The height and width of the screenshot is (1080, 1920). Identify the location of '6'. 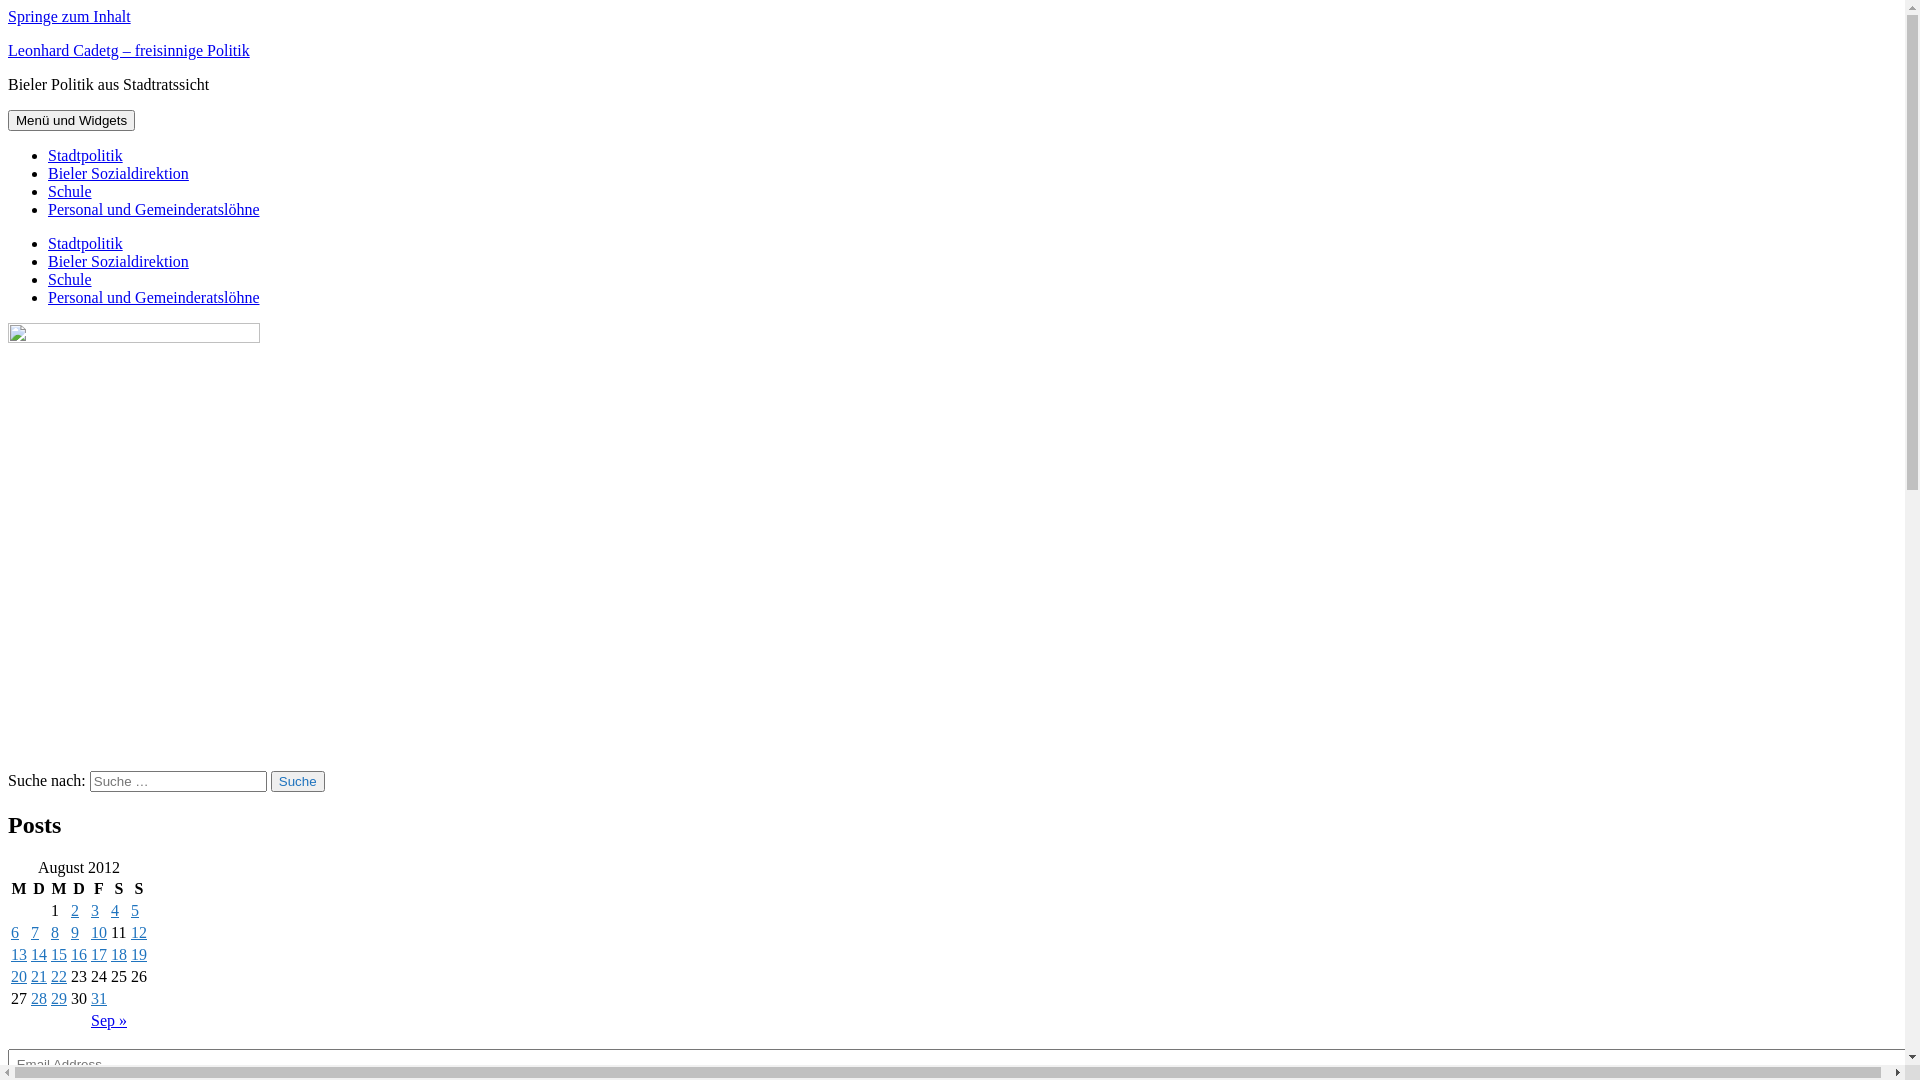
(14, 932).